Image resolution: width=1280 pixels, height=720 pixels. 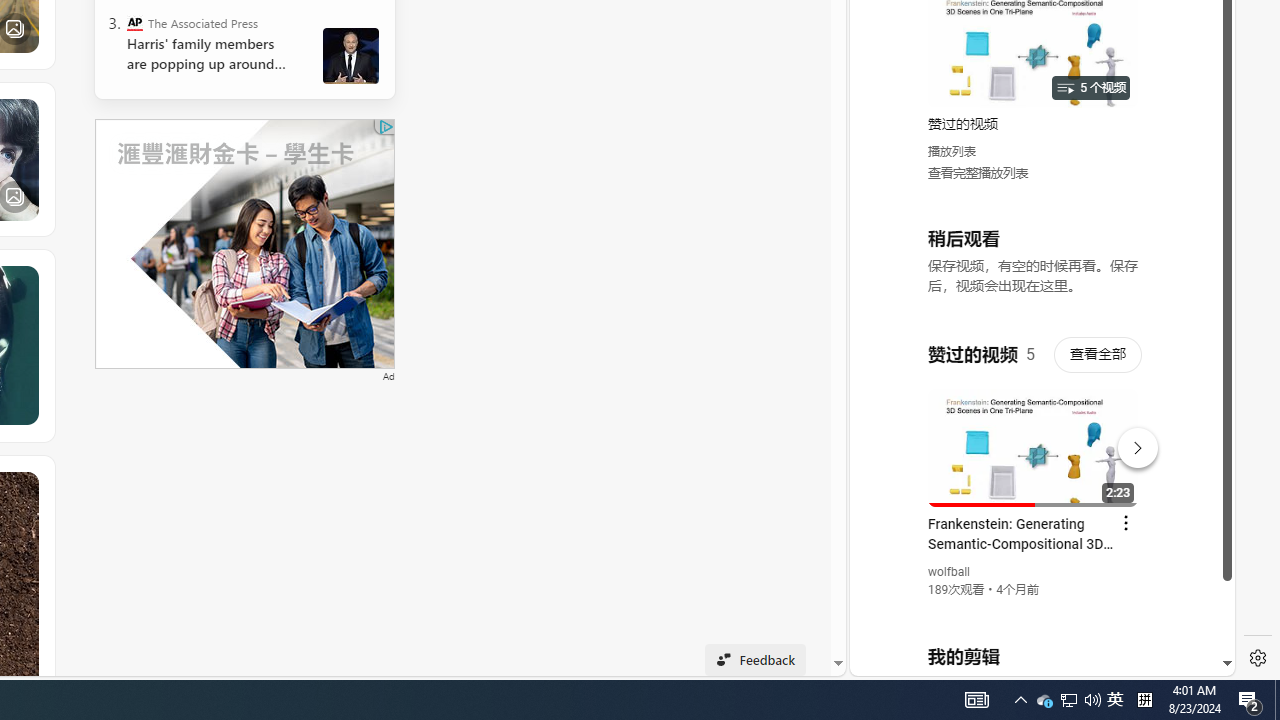 I want to click on 'wolfball', so click(x=948, y=572).